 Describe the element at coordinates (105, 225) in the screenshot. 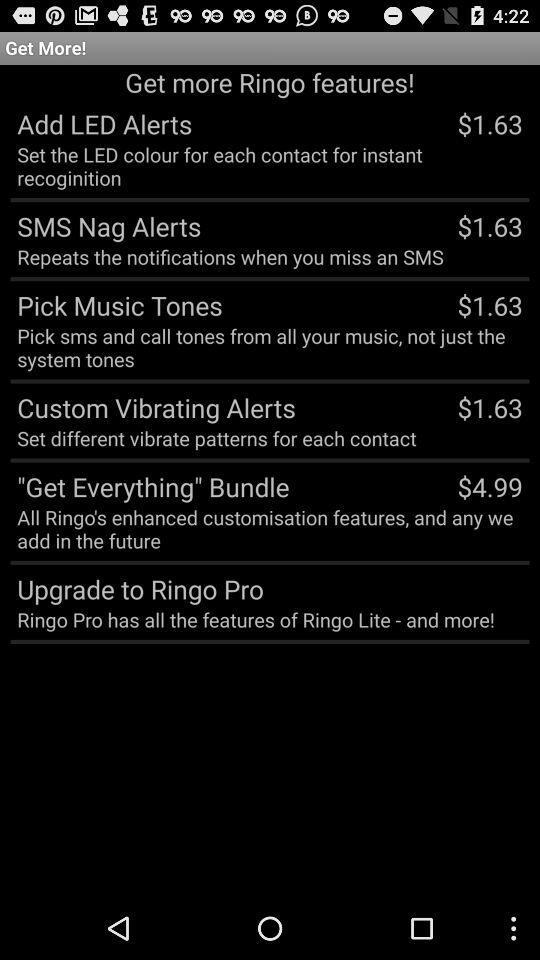

I see `the sms nag alerts app` at that location.